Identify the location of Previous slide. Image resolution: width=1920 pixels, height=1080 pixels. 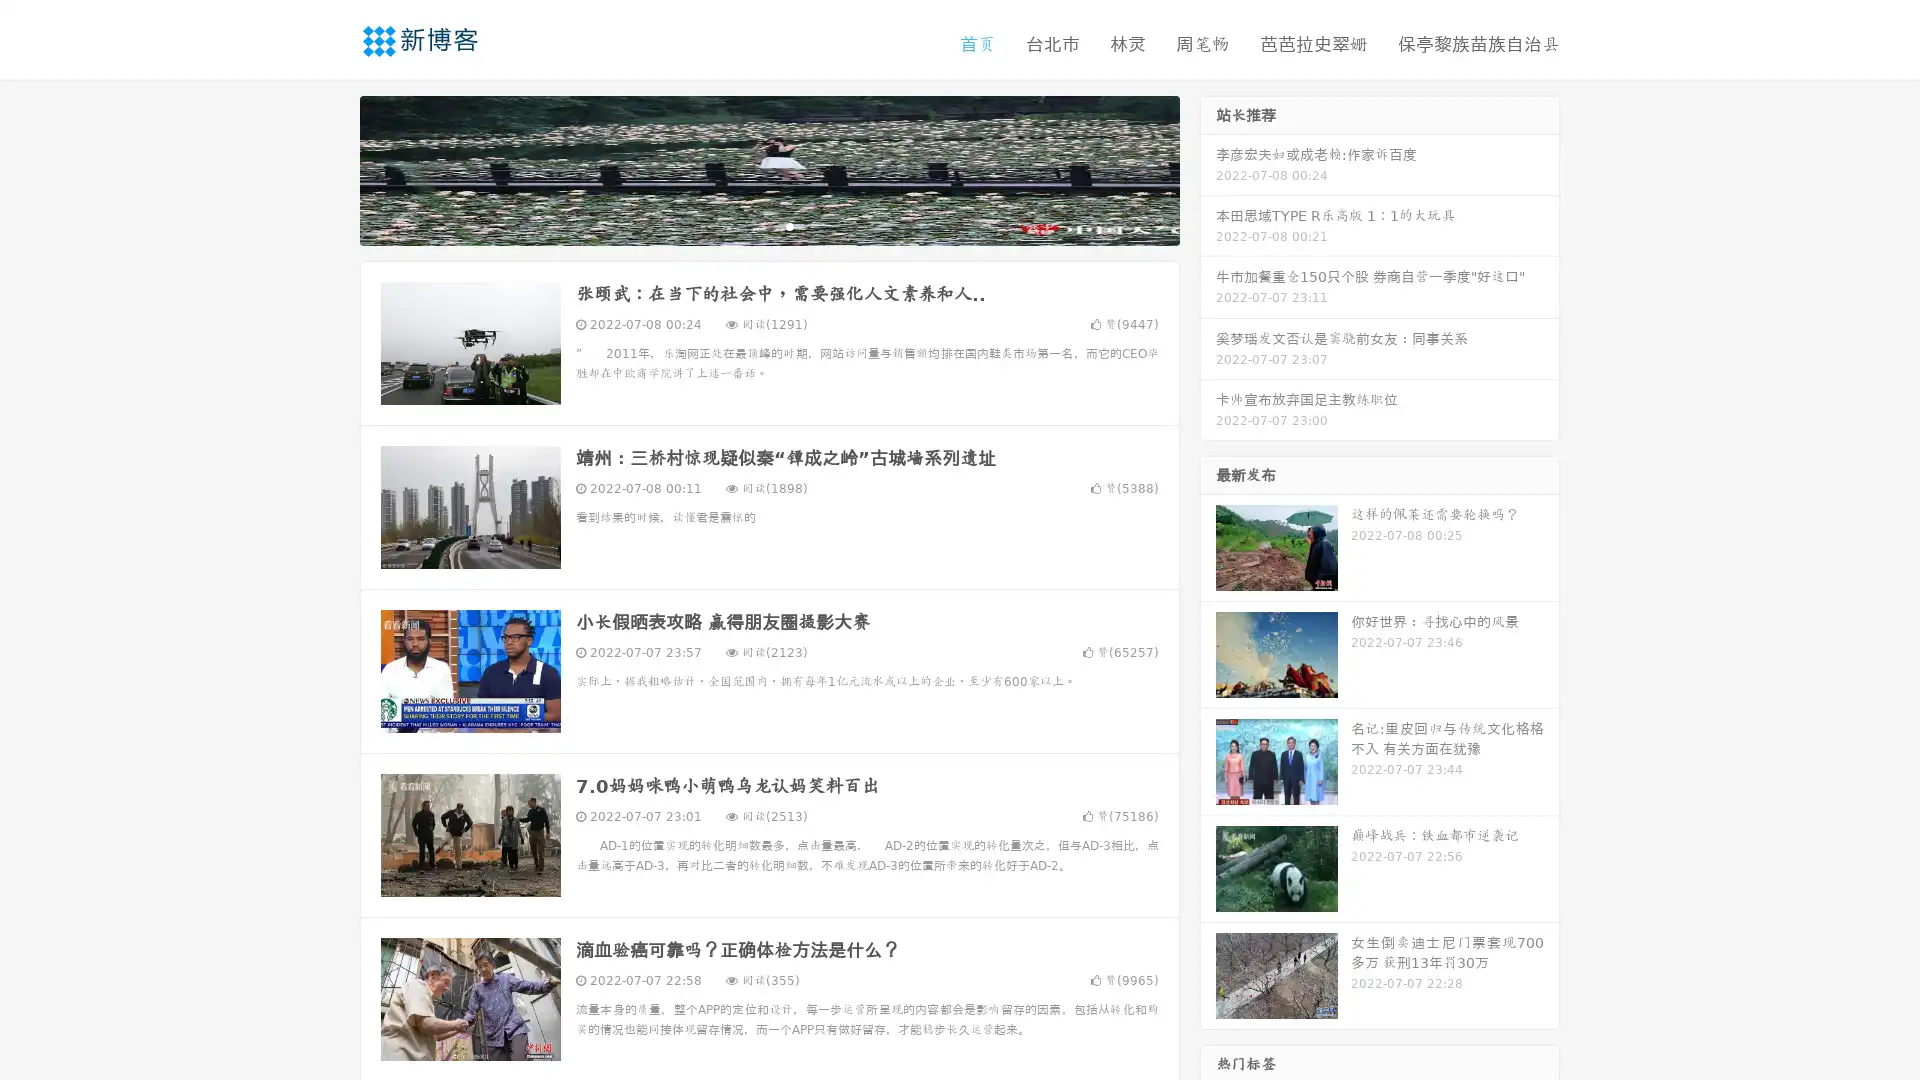
(330, 168).